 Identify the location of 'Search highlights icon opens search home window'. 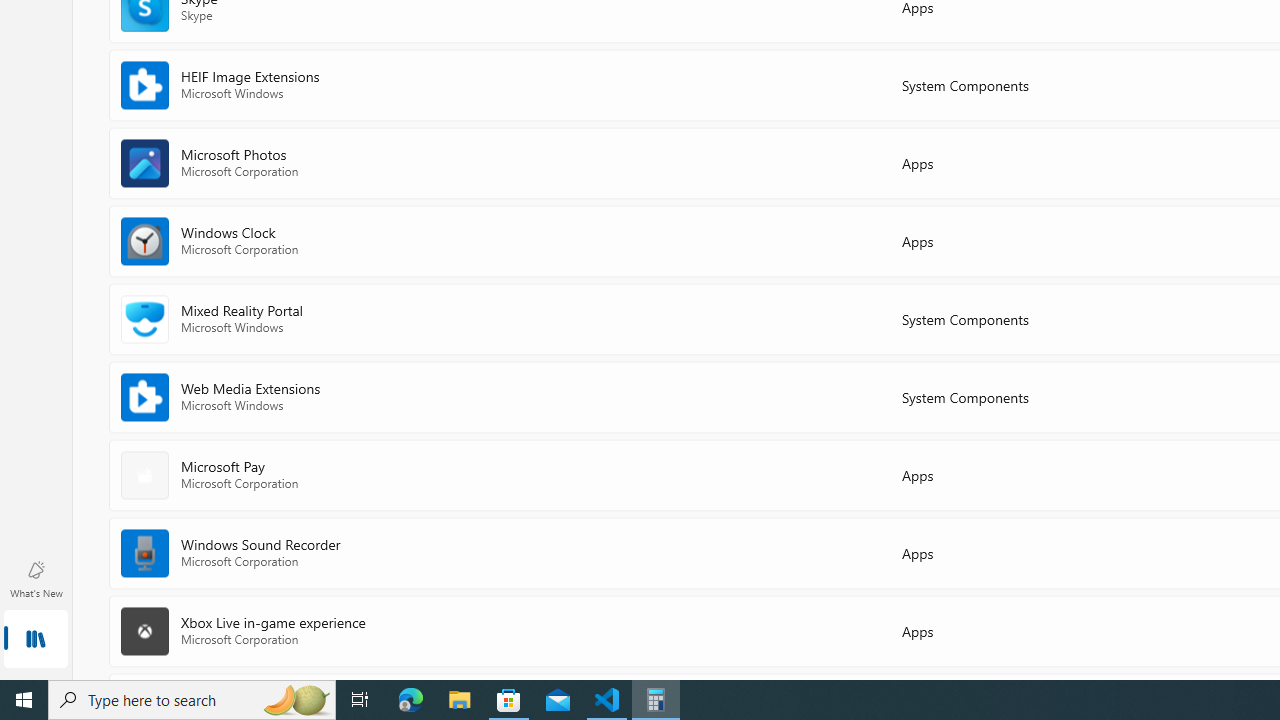
(294, 698).